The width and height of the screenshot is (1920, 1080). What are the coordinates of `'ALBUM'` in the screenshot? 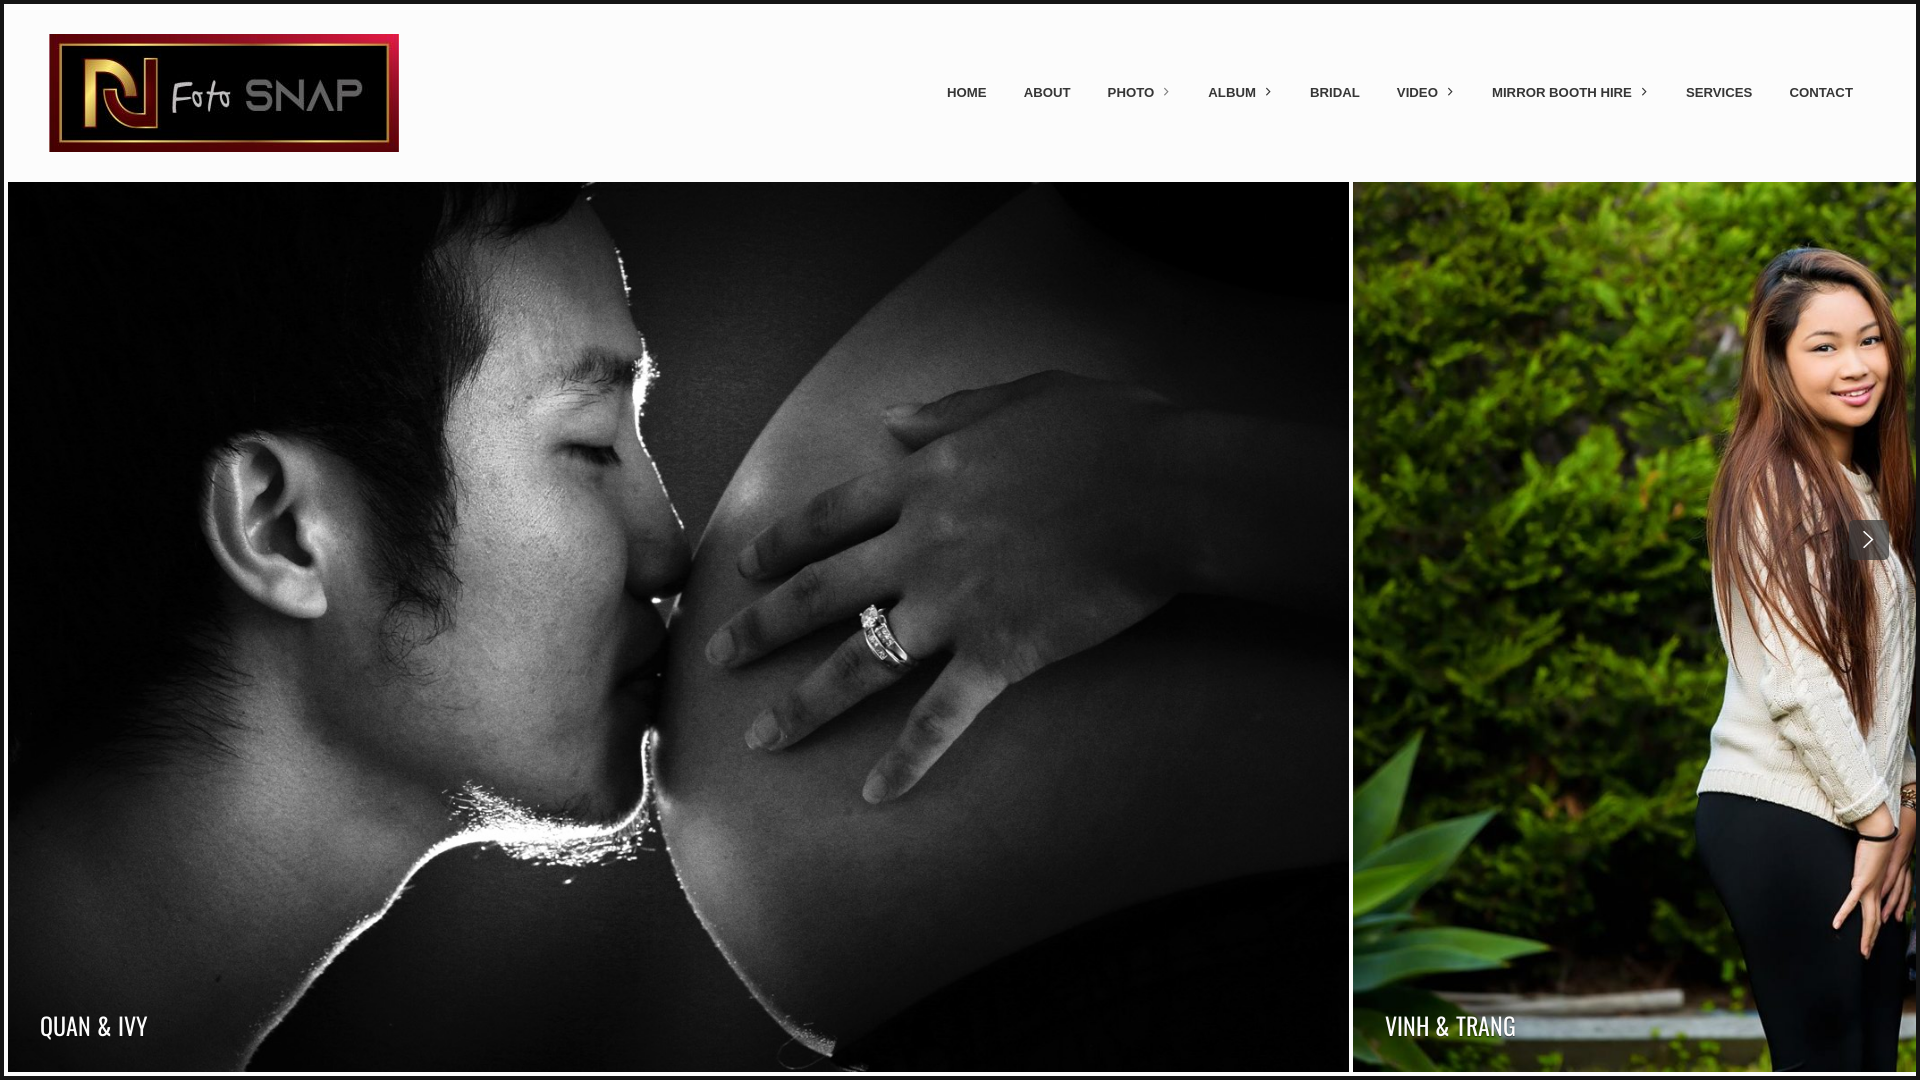 It's located at (1240, 92).